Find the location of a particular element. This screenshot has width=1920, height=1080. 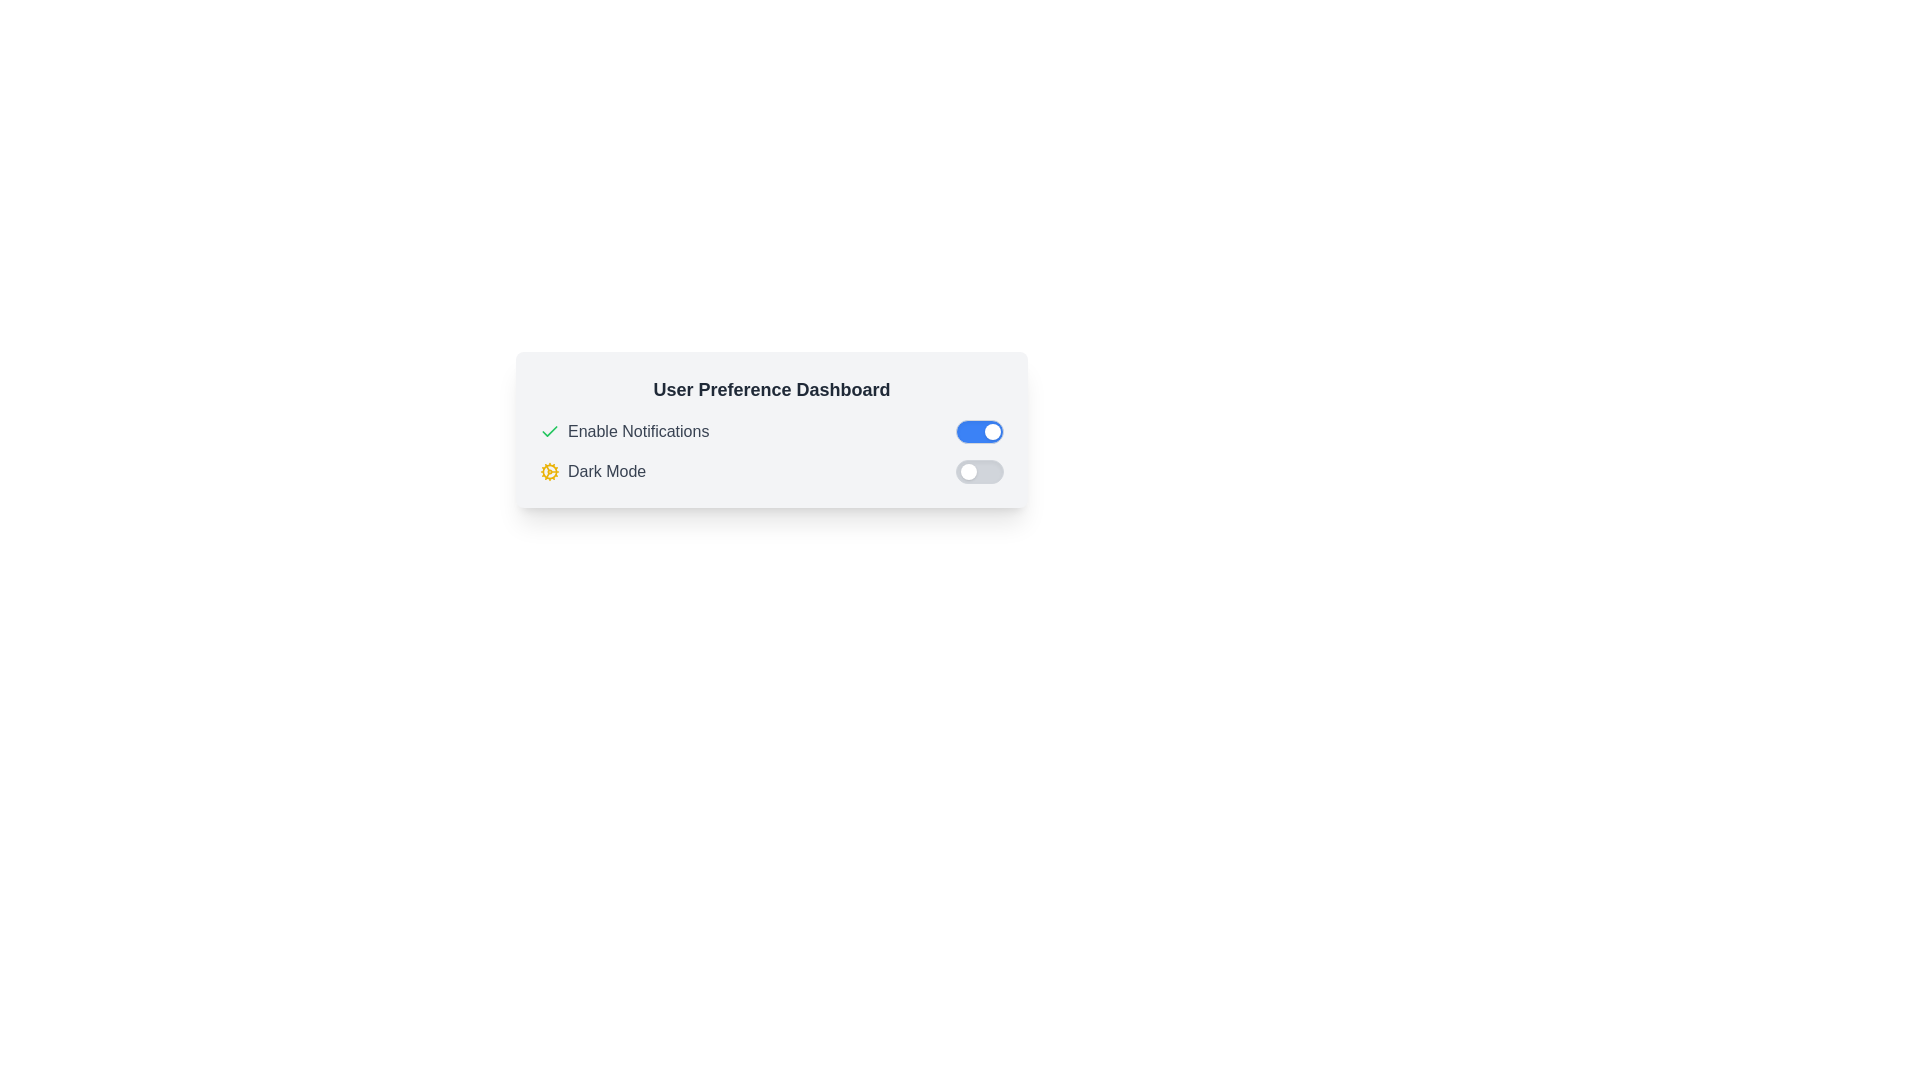

the descriptive text label for the toggle switch that informs users about enabling or disabling notifications is located at coordinates (637, 431).